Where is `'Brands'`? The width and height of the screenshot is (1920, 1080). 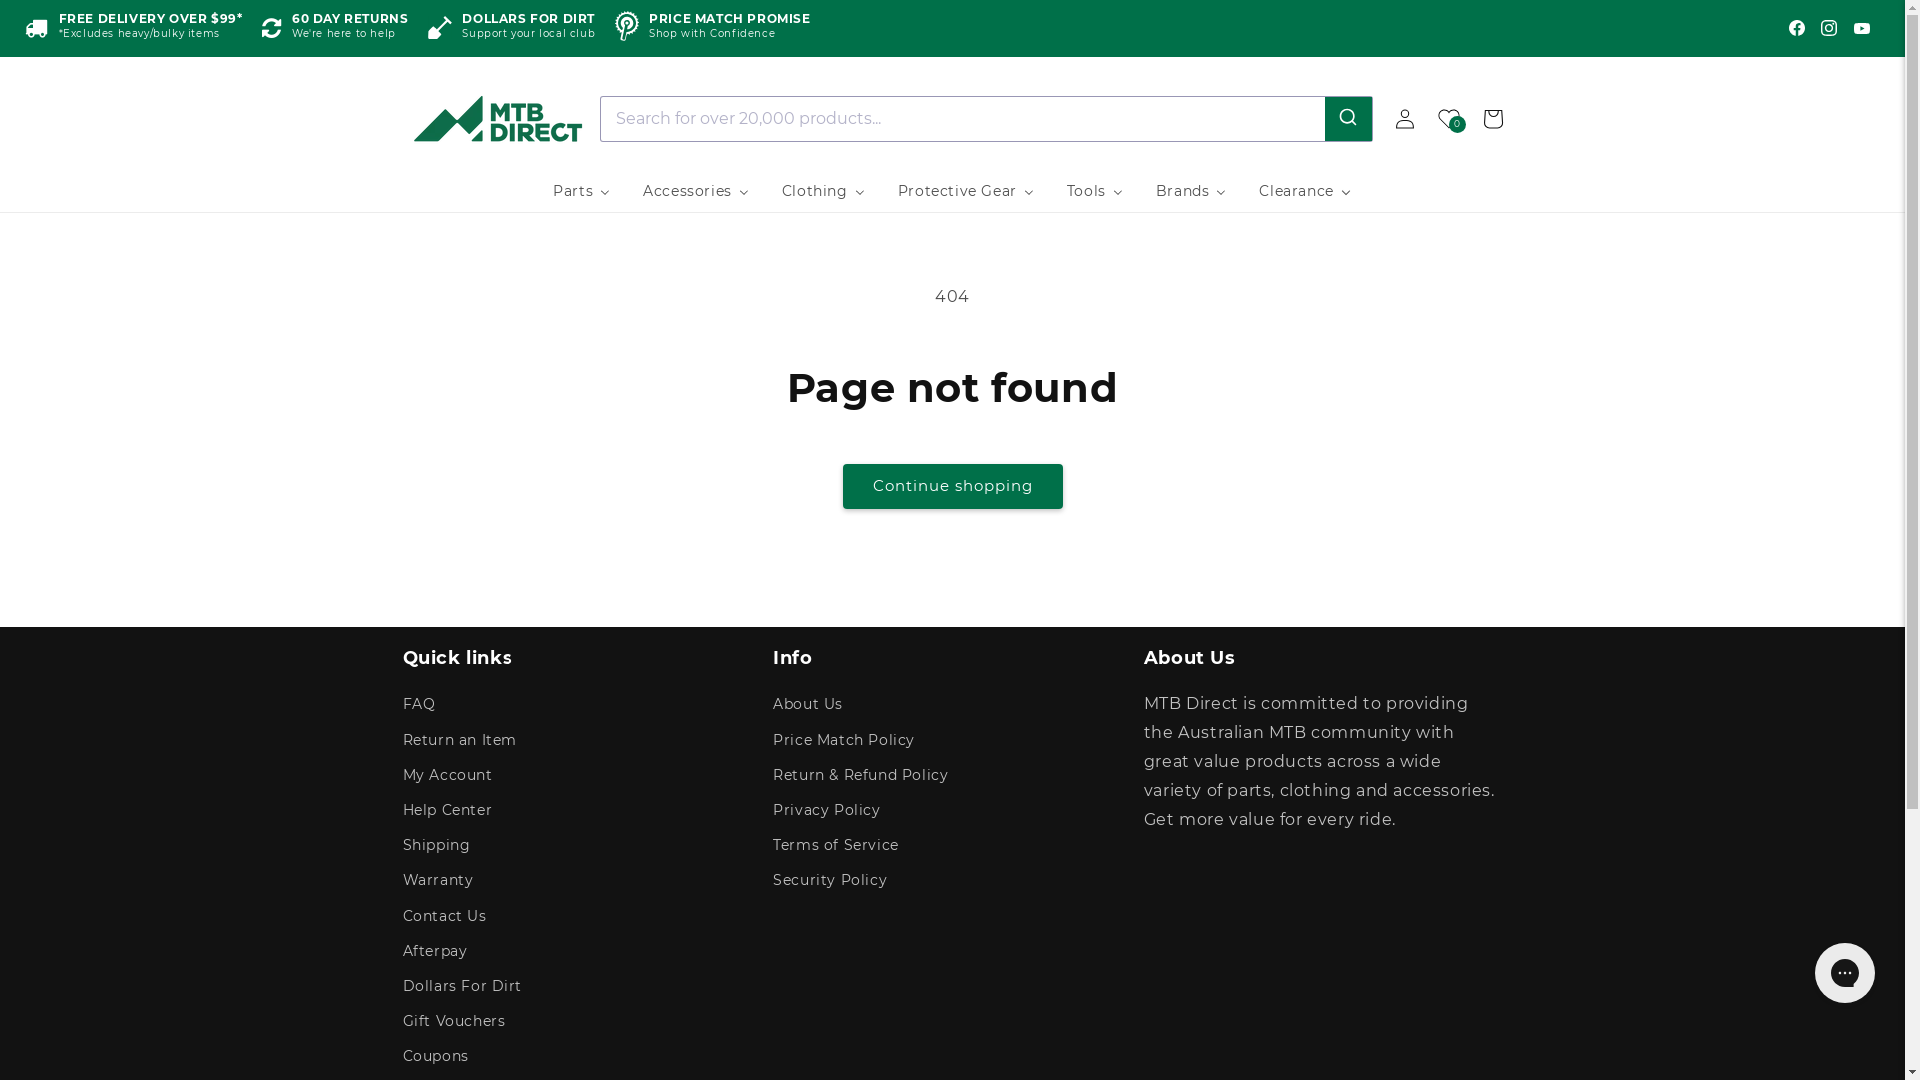 'Brands' is located at coordinates (1191, 191).